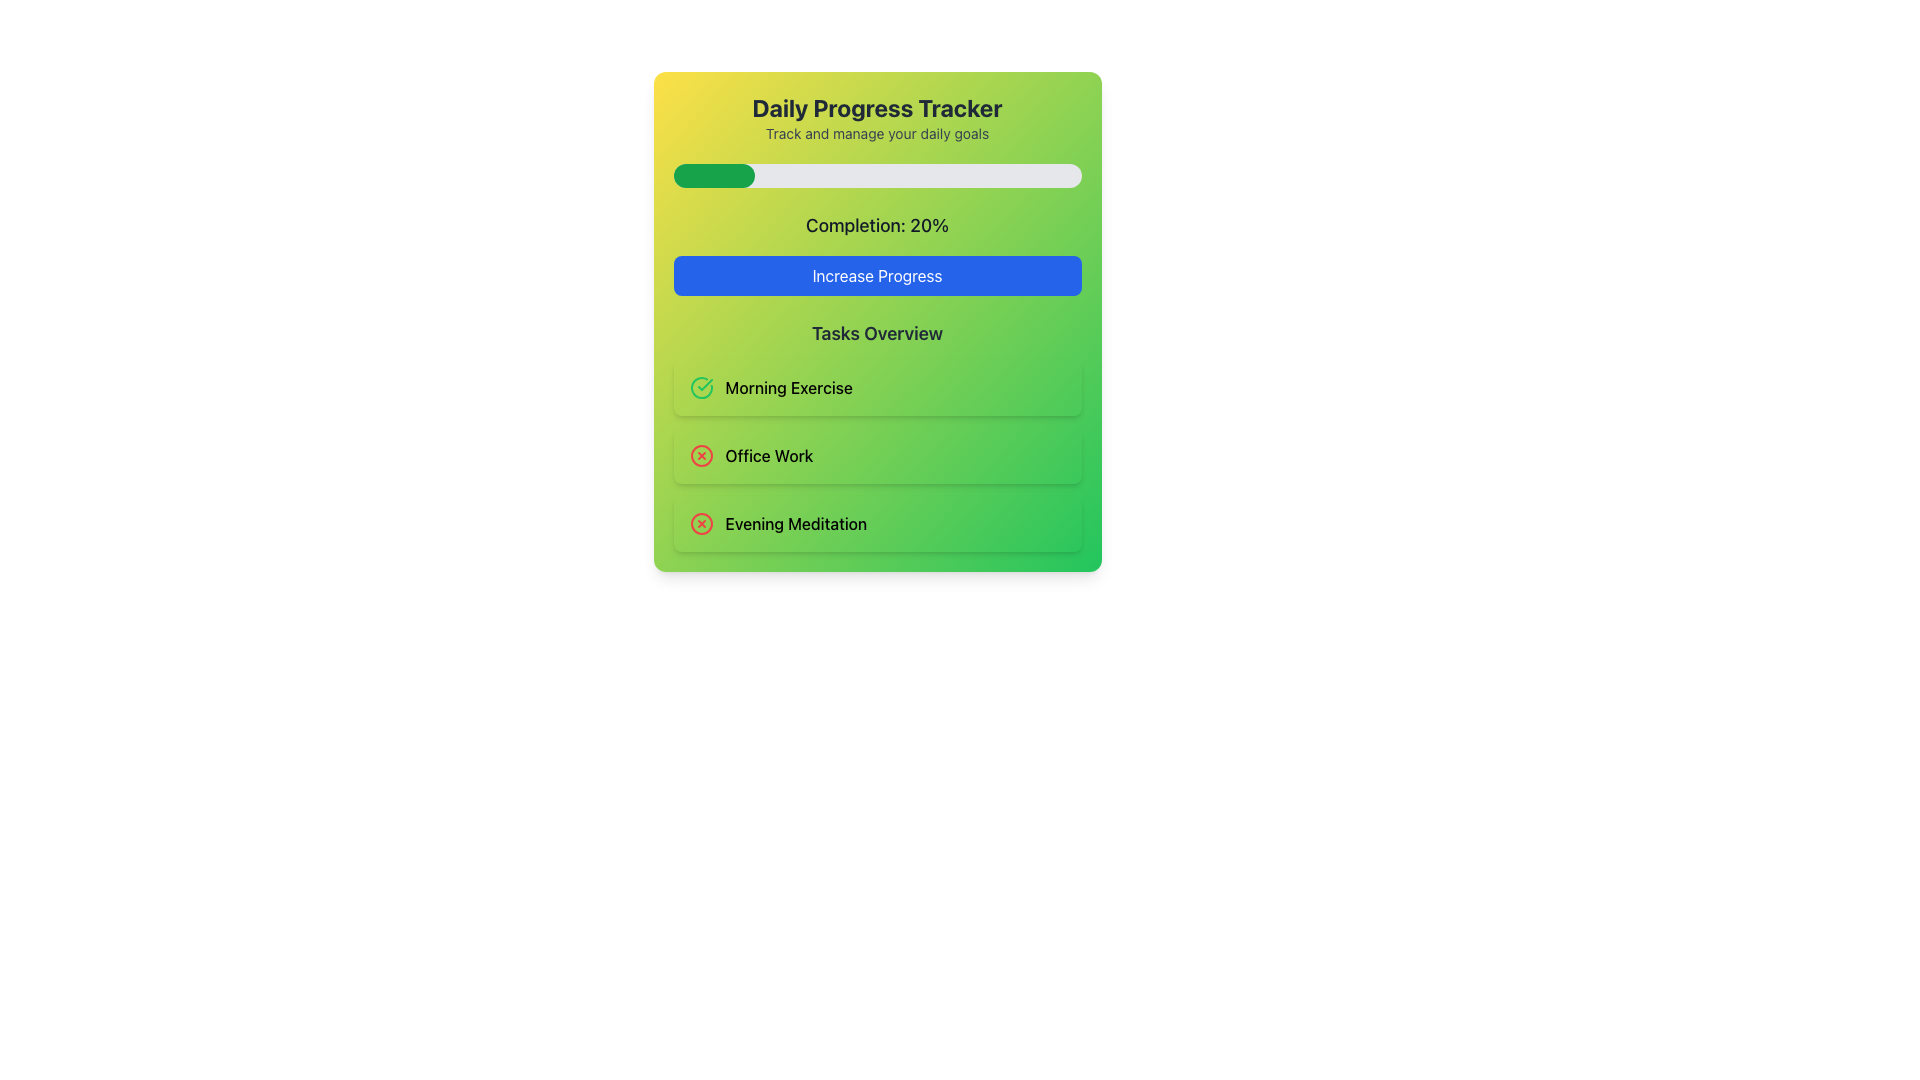  What do you see at coordinates (705, 385) in the screenshot?
I see `the state of the green checkmark icon located to the left of the 'Morning Exercise' text label` at bounding box center [705, 385].